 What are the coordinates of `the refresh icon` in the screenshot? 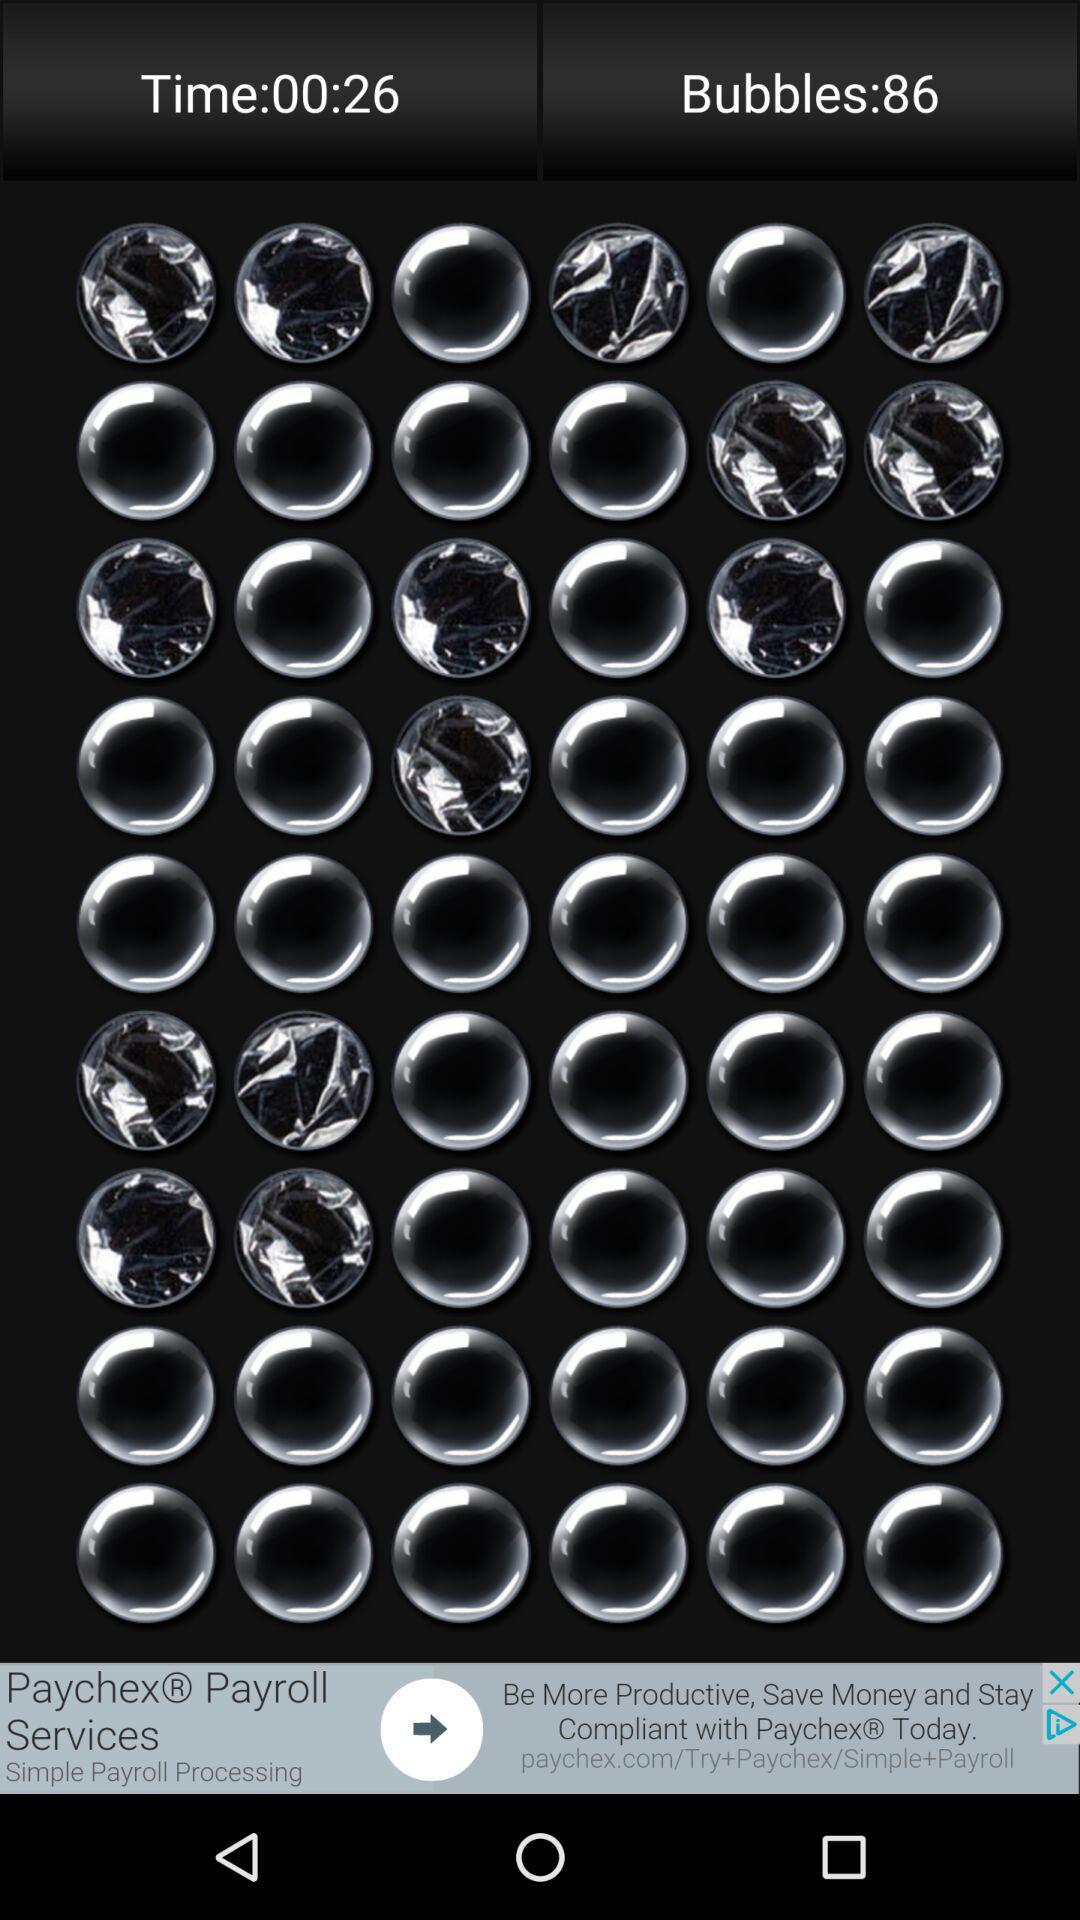 It's located at (933, 1493).